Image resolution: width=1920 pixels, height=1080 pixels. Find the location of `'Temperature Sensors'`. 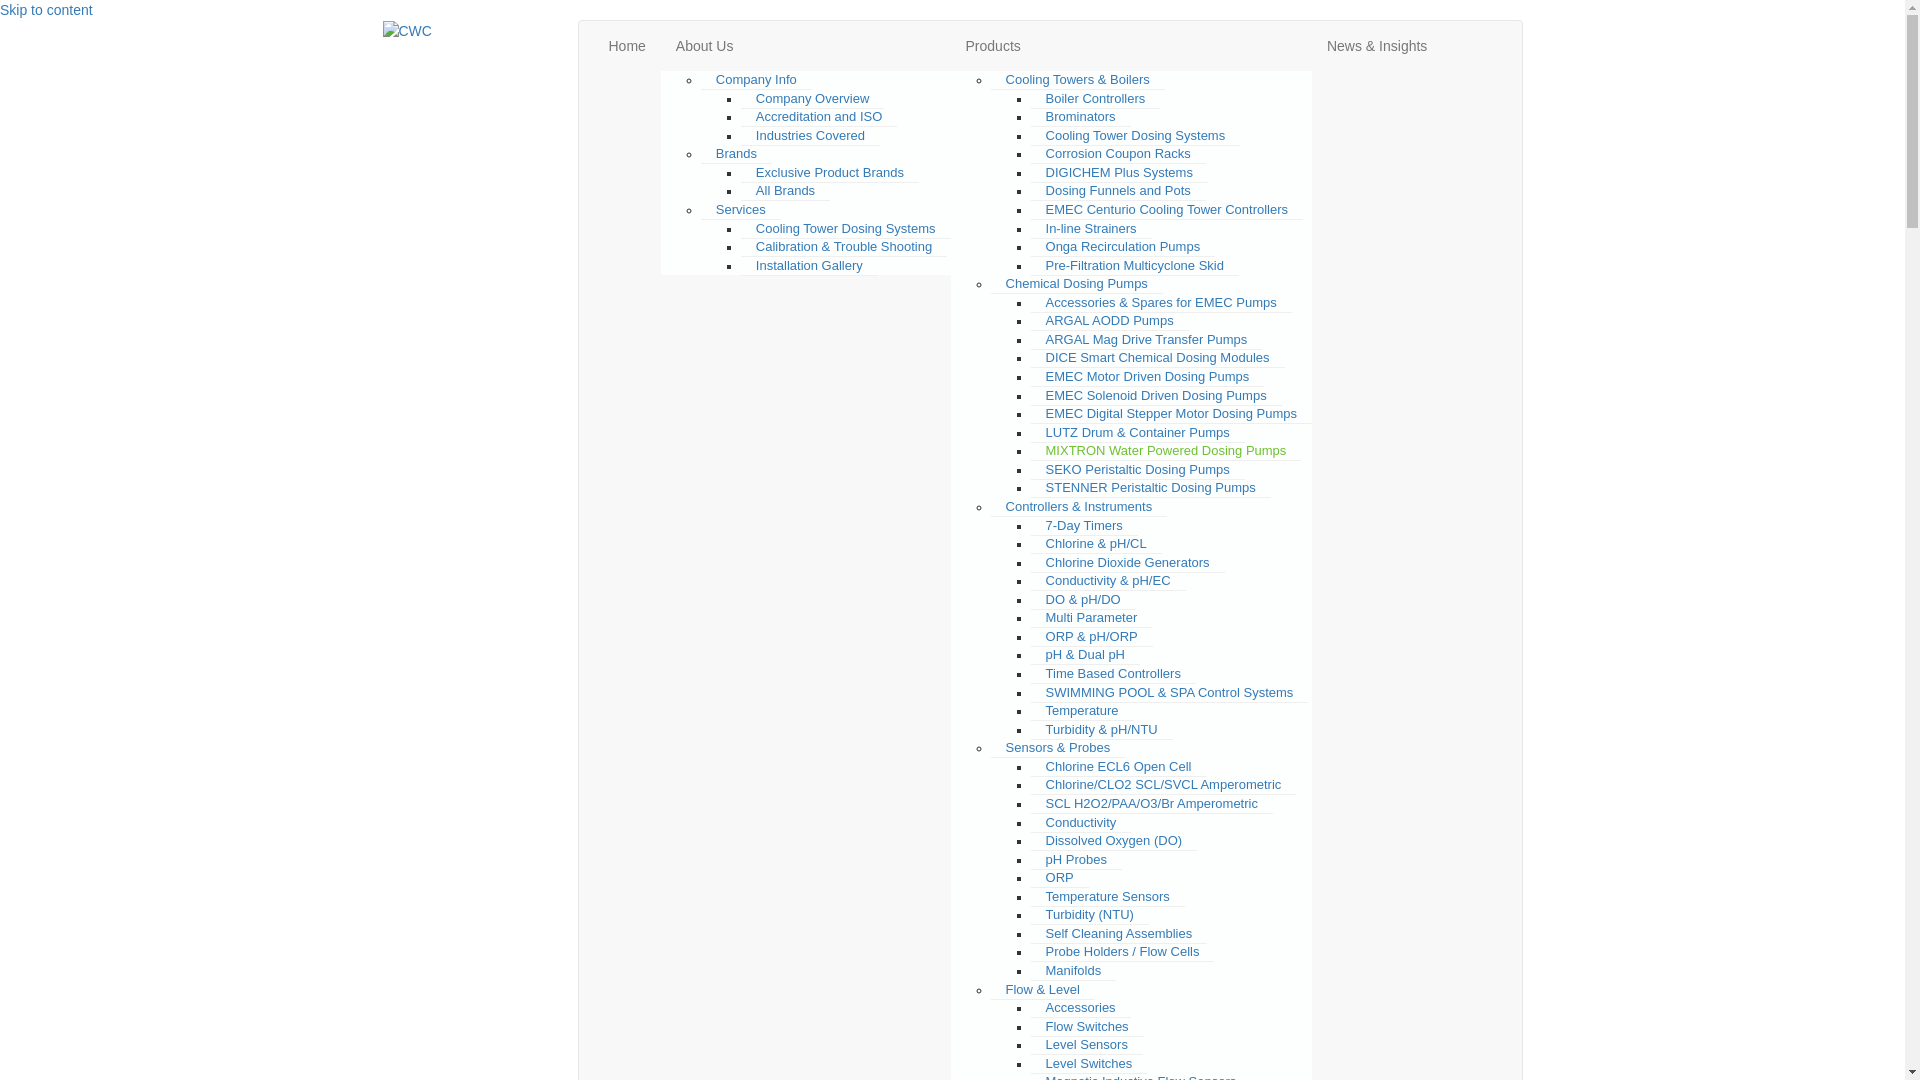

'Temperature Sensors' is located at coordinates (1107, 896).